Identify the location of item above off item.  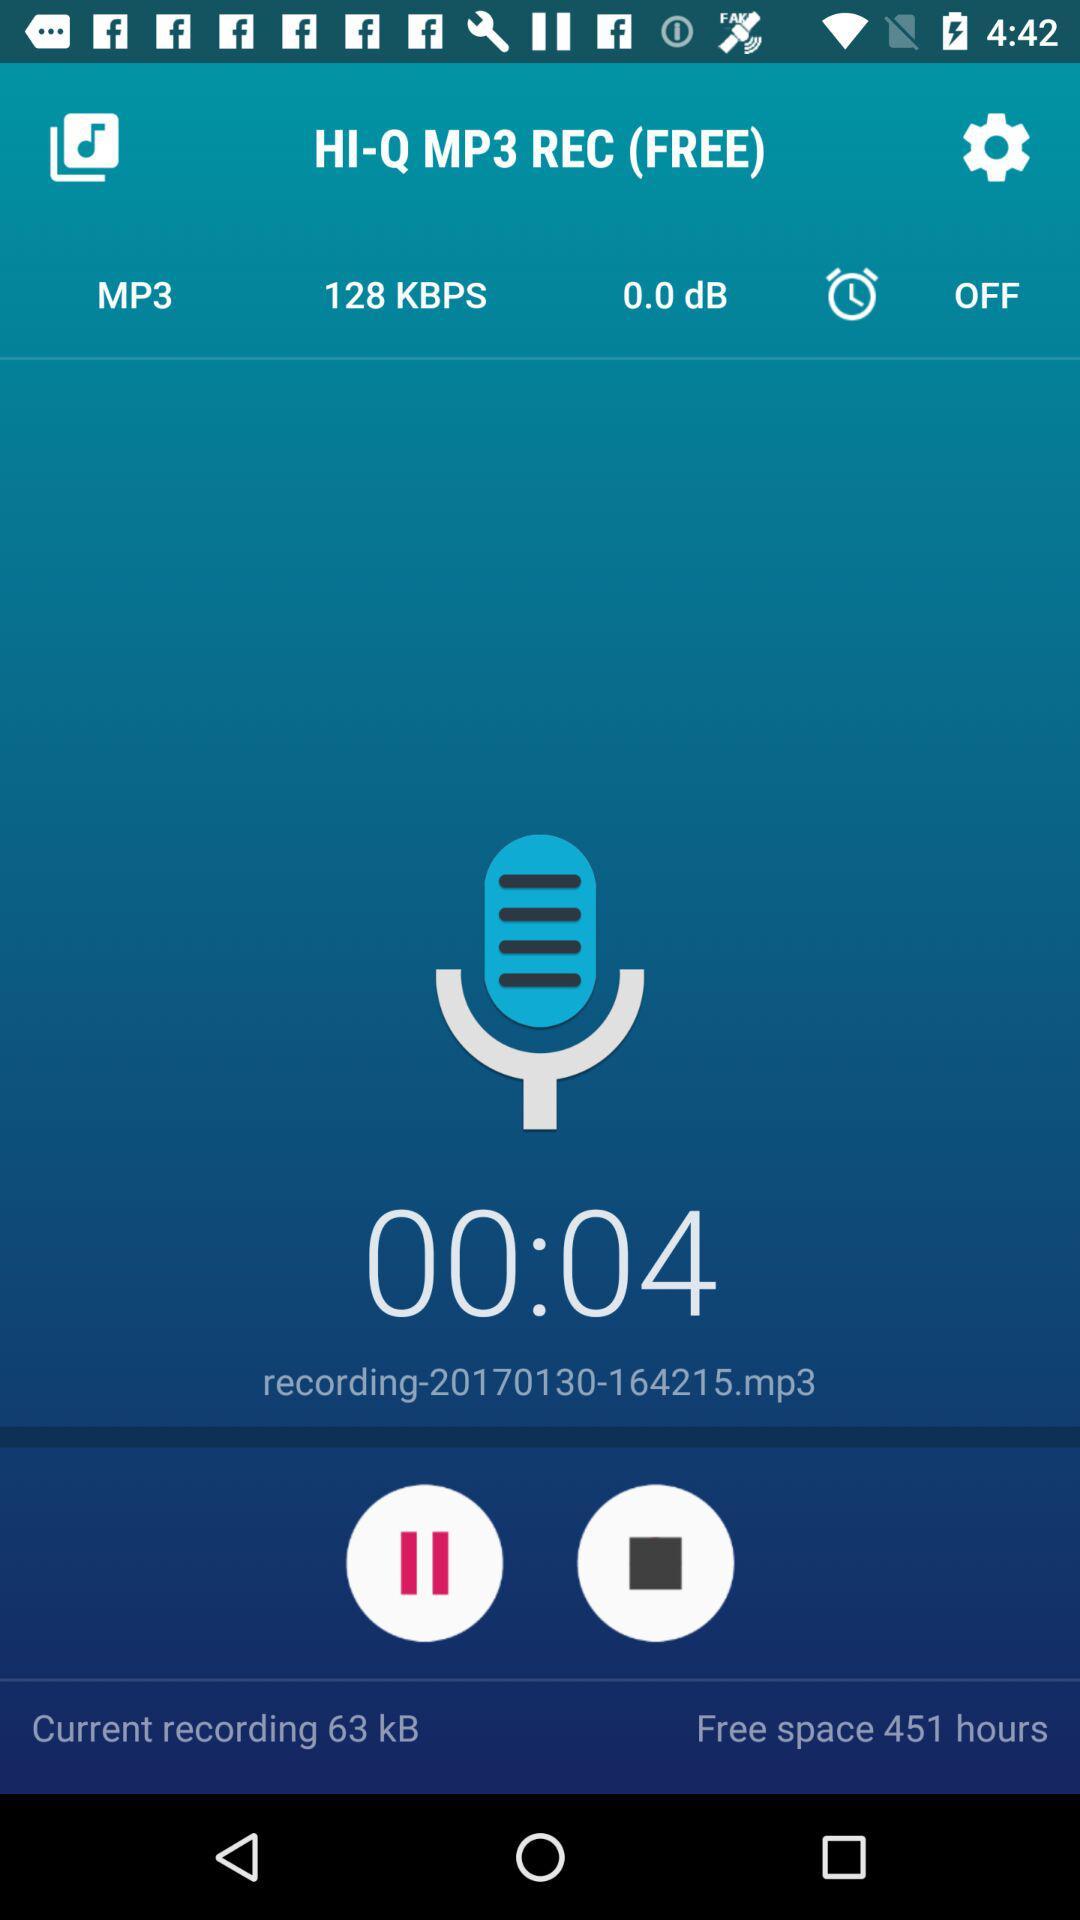
(995, 146).